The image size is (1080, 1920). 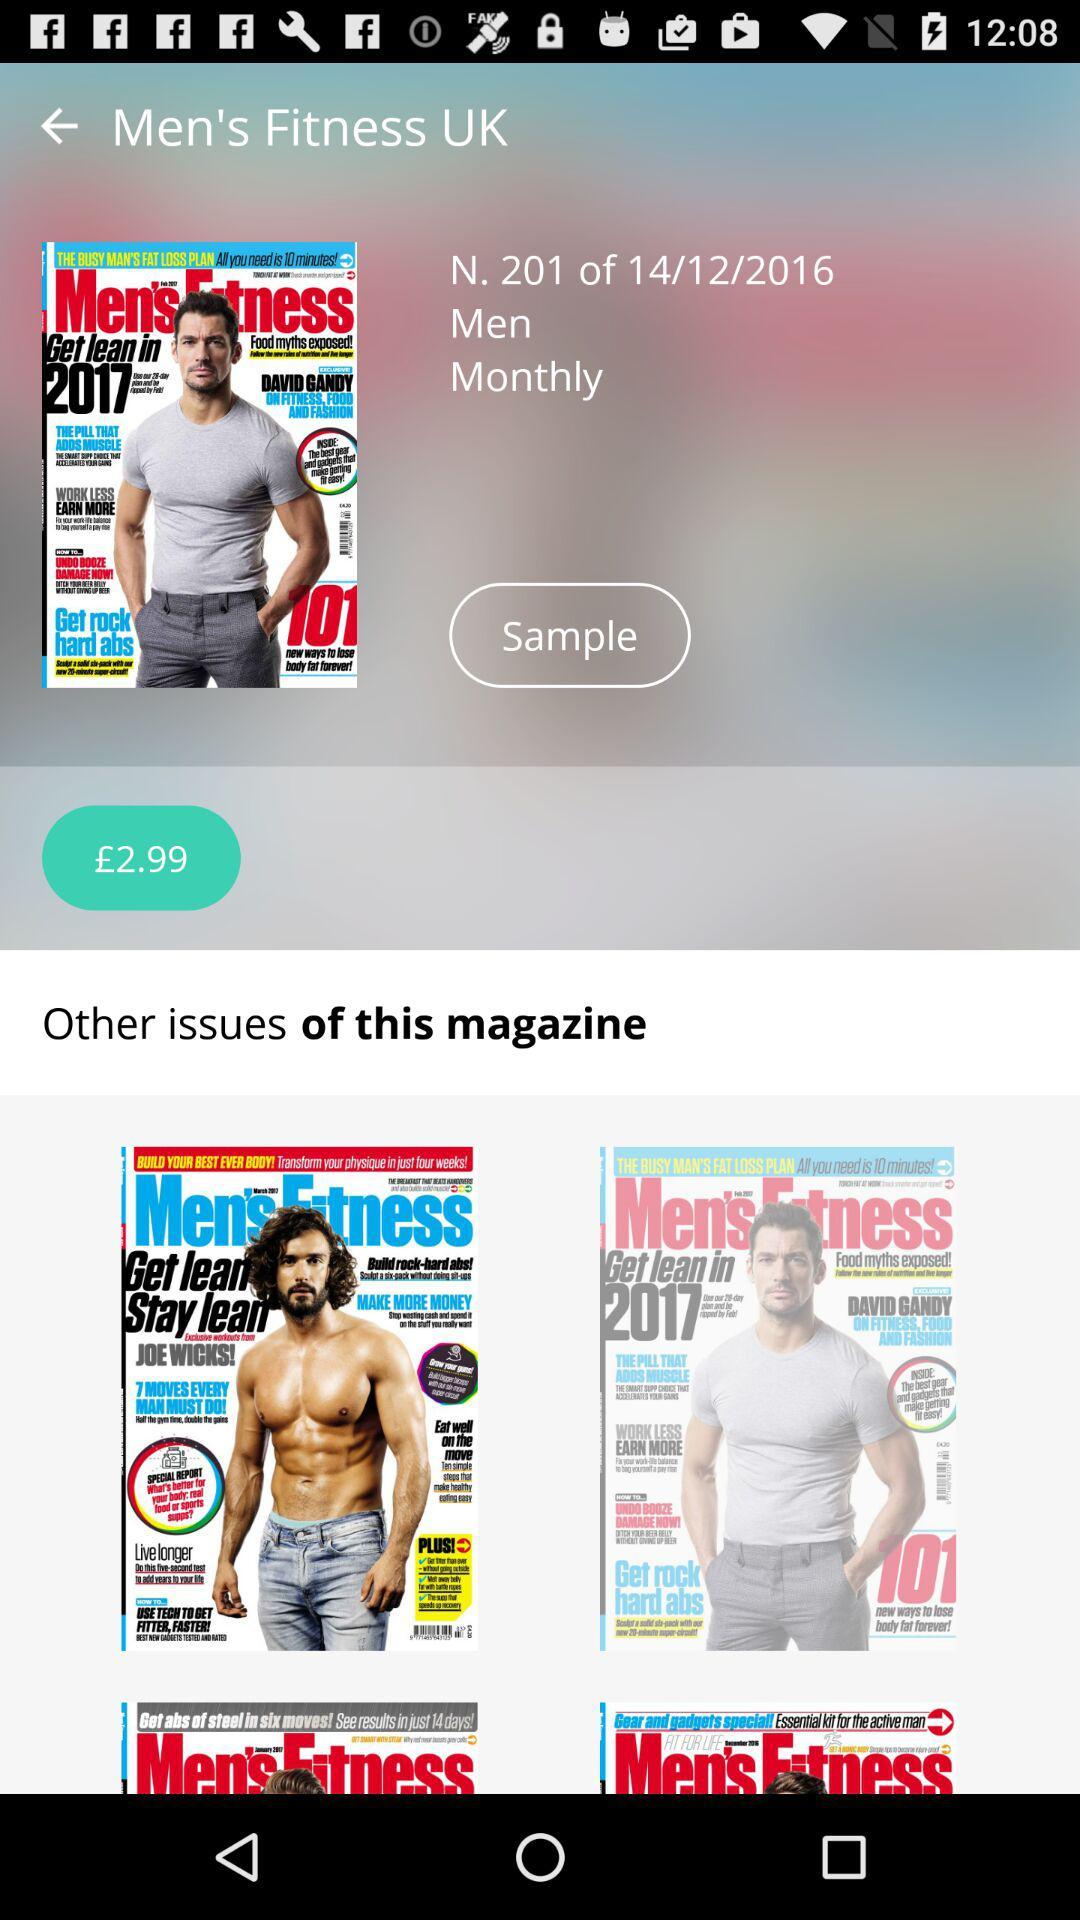 What do you see at coordinates (570, 634) in the screenshot?
I see `the item below monthly icon` at bounding box center [570, 634].